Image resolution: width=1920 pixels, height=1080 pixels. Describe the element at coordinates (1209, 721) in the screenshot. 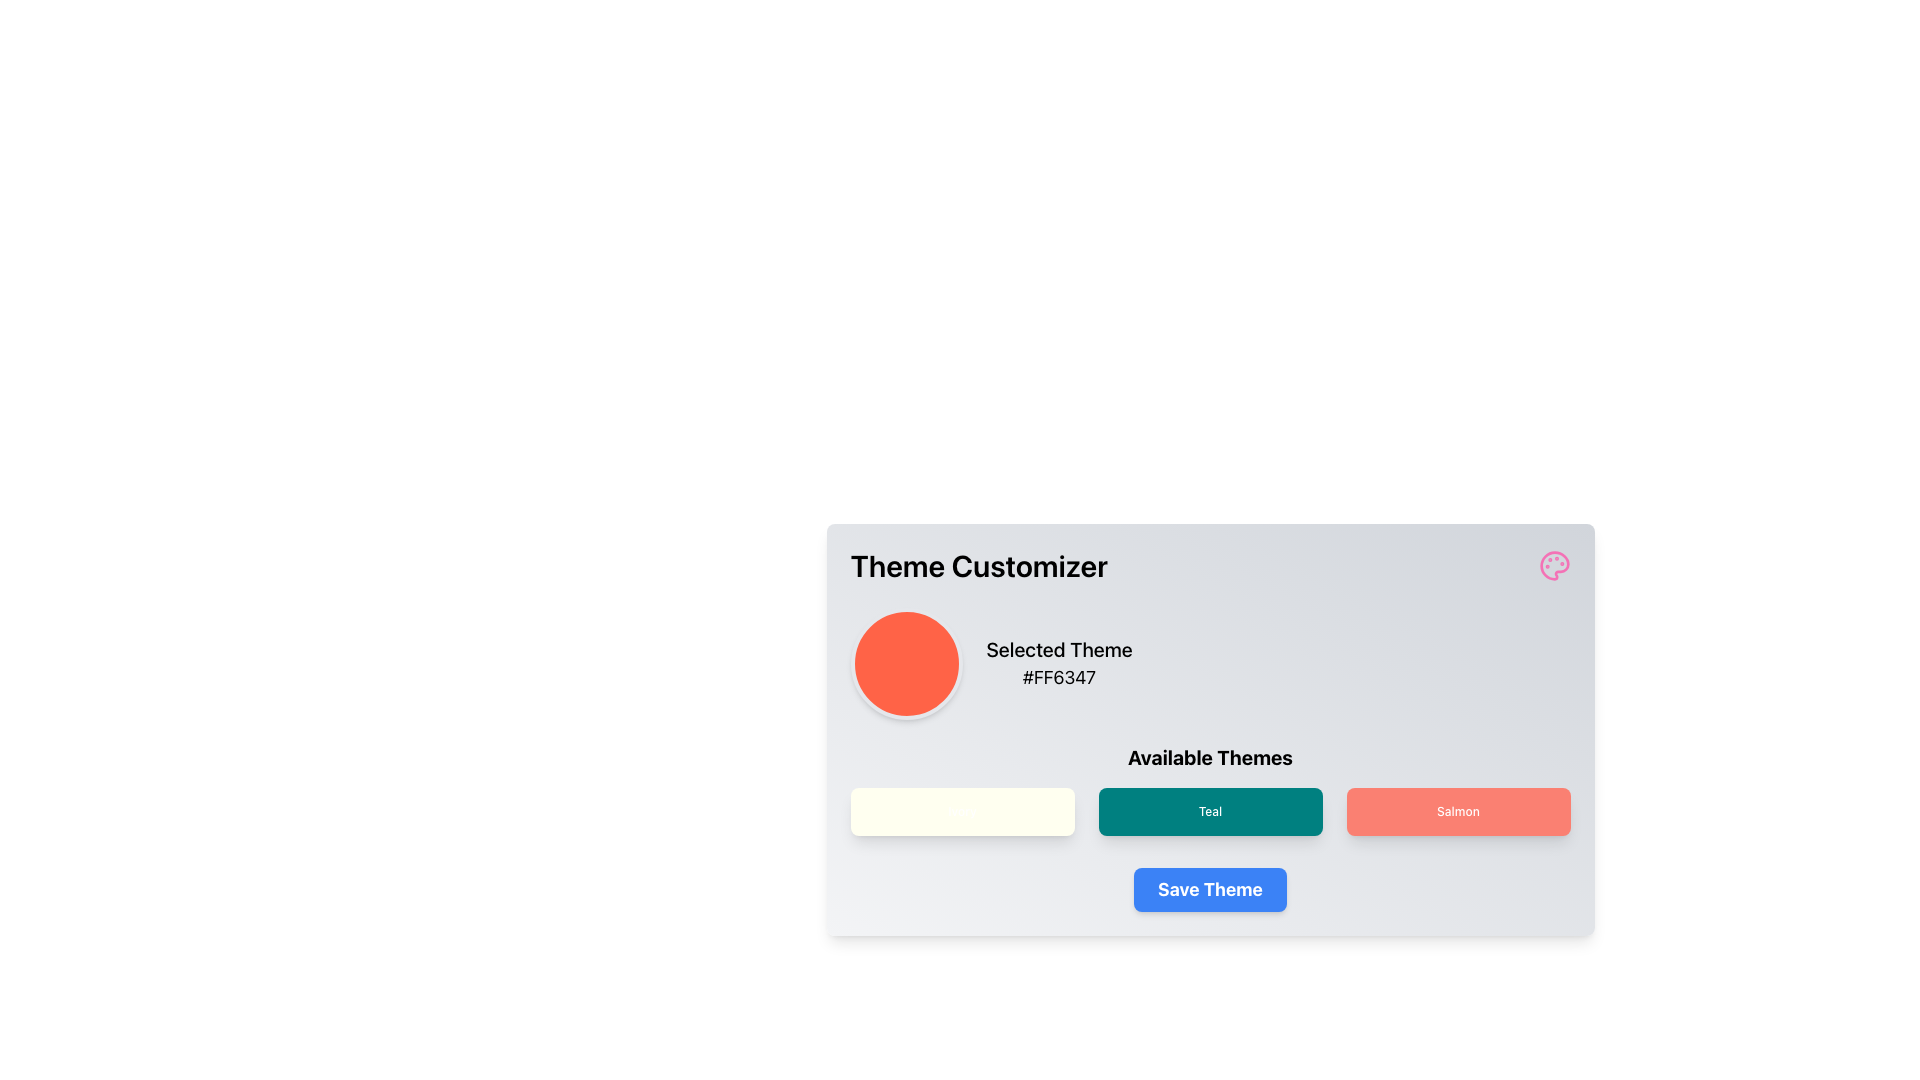

I see `the UI section containing the large circular color display labeled 'Selected Theme' with the hex color code '#FF6347' and the buttons labeled 'Ivory', 'Teal', and 'Salmon'` at that location.